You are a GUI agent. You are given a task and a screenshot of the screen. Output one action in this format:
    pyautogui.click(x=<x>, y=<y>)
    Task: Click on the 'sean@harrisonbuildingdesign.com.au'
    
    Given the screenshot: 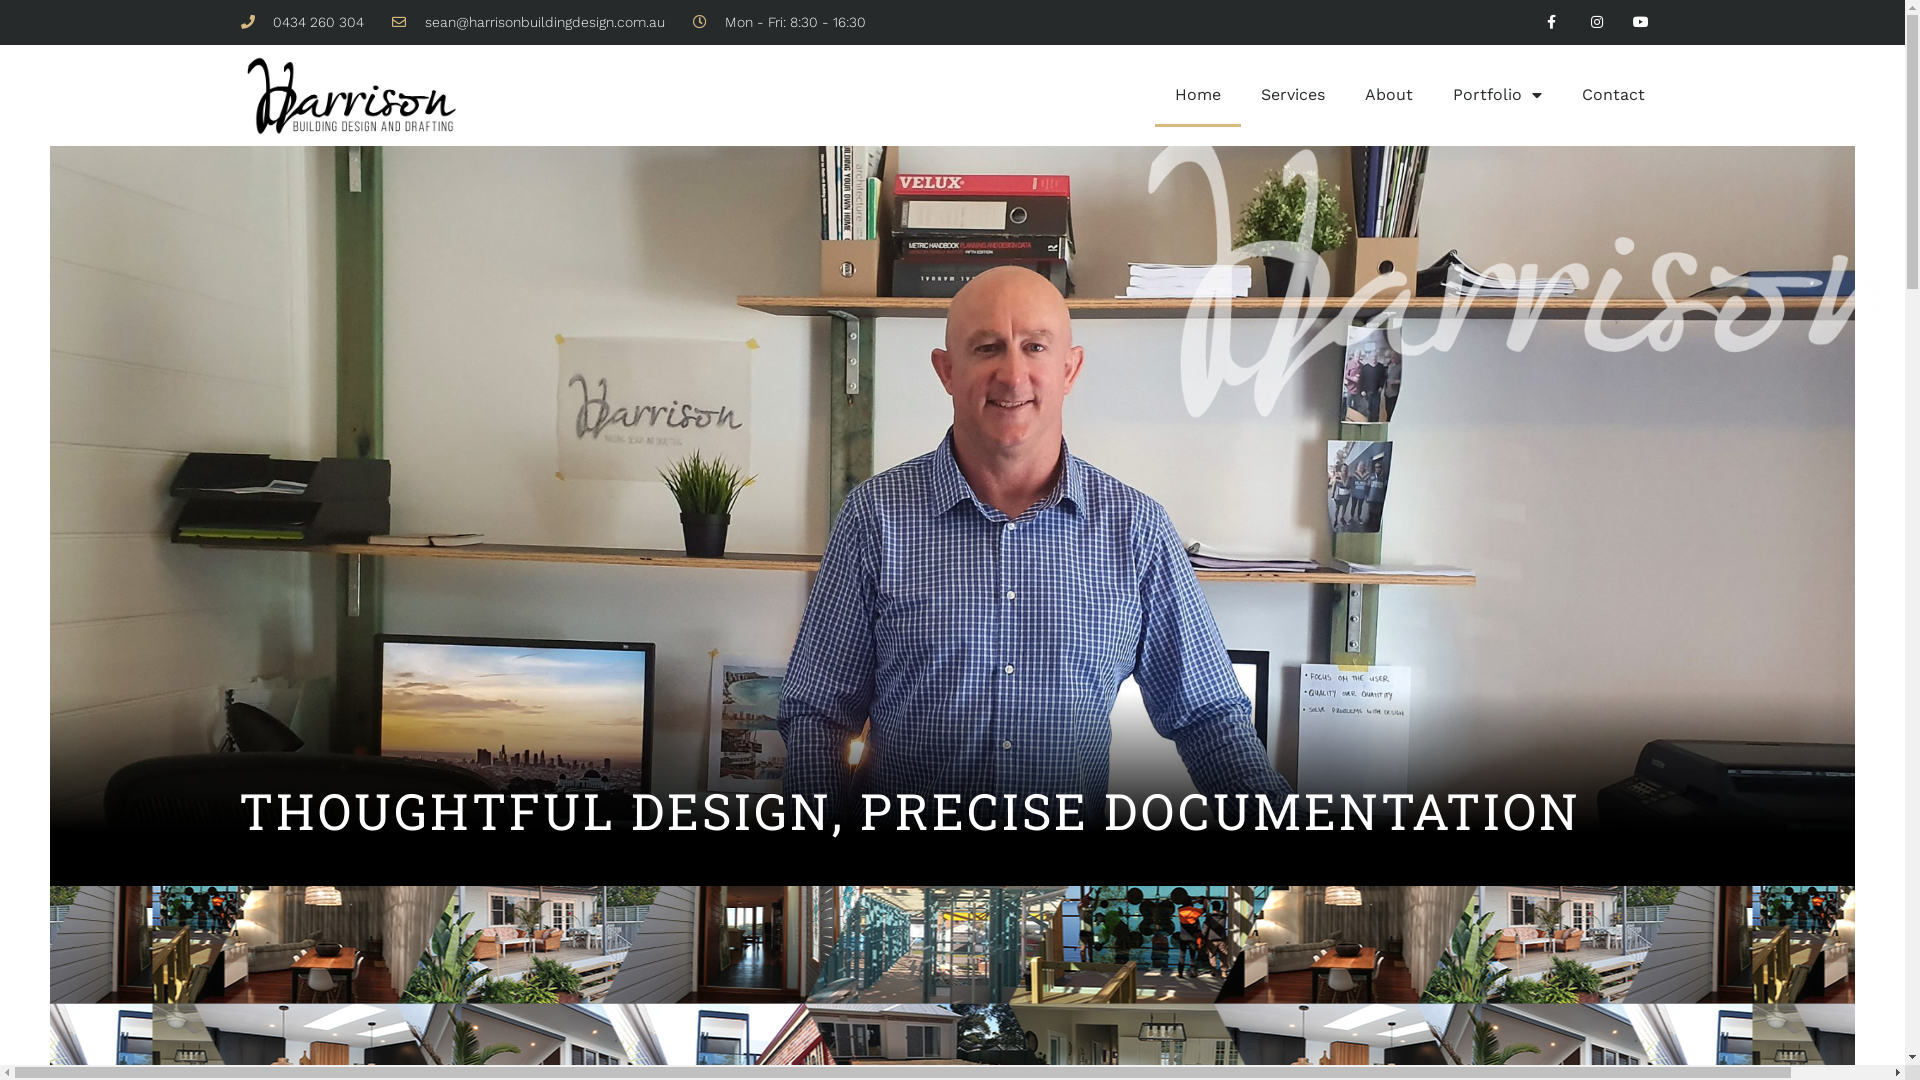 What is the action you would take?
    pyautogui.click(x=528, y=22)
    